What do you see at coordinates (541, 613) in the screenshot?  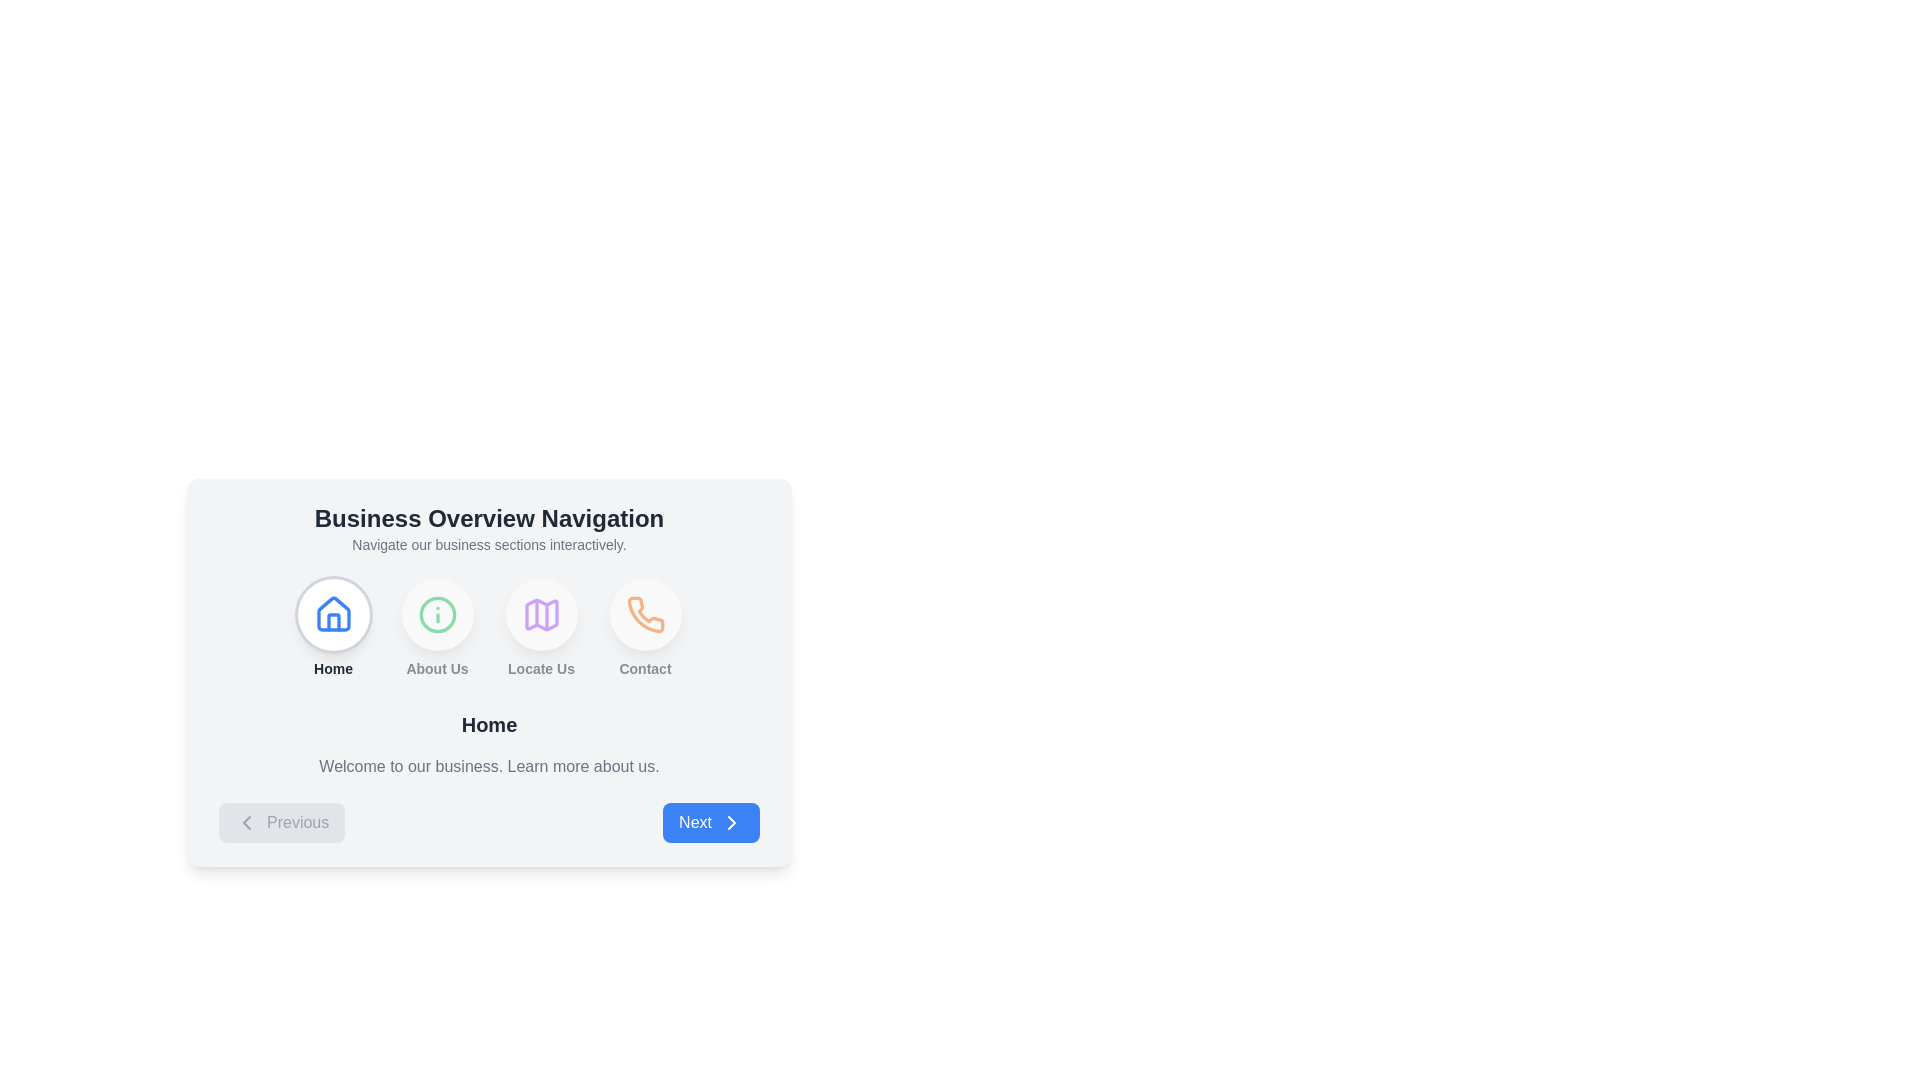 I see `the third circular button with a white background and a purple outline of a map icon, located below the 'Locate Us' label in the 'Business Overview Navigation' section` at bounding box center [541, 613].